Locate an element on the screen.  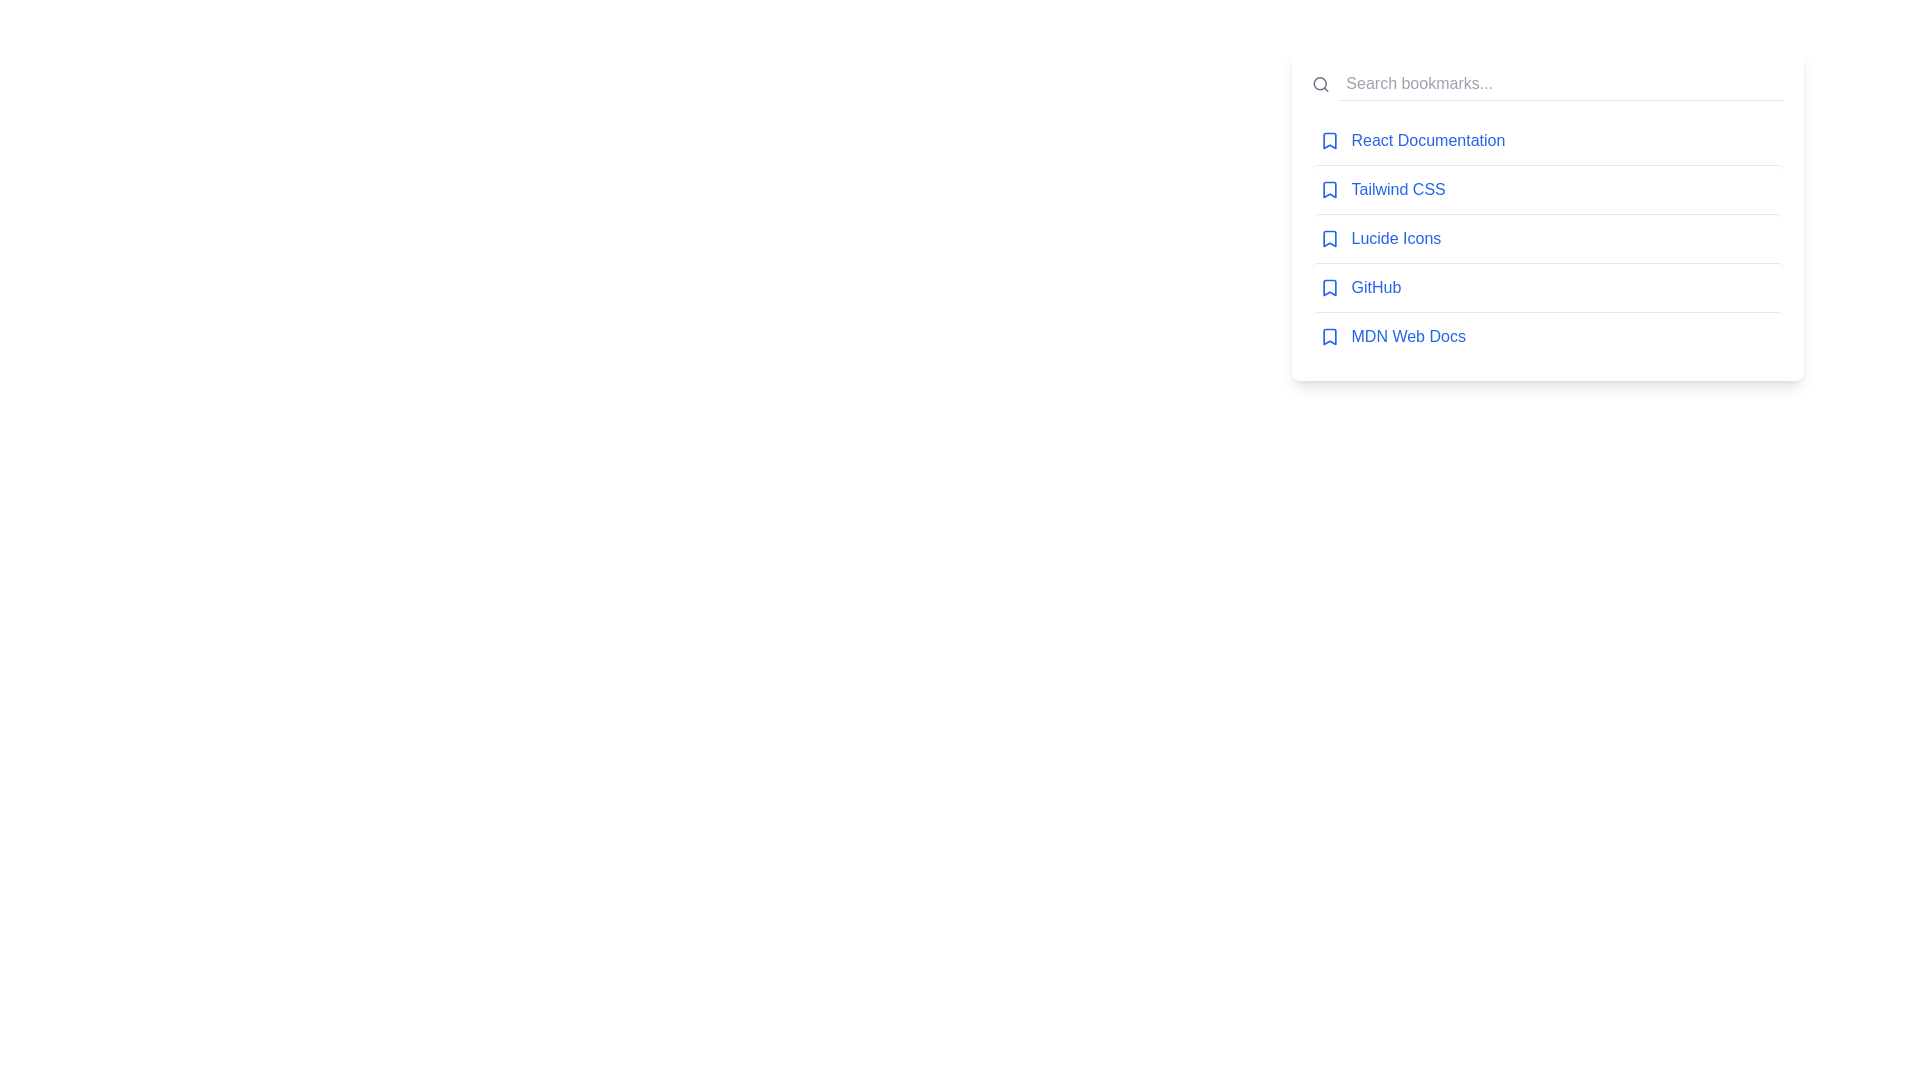
the bookmark link for Tailwind CSS to navigate to the respective page is located at coordinates (1397, 189).